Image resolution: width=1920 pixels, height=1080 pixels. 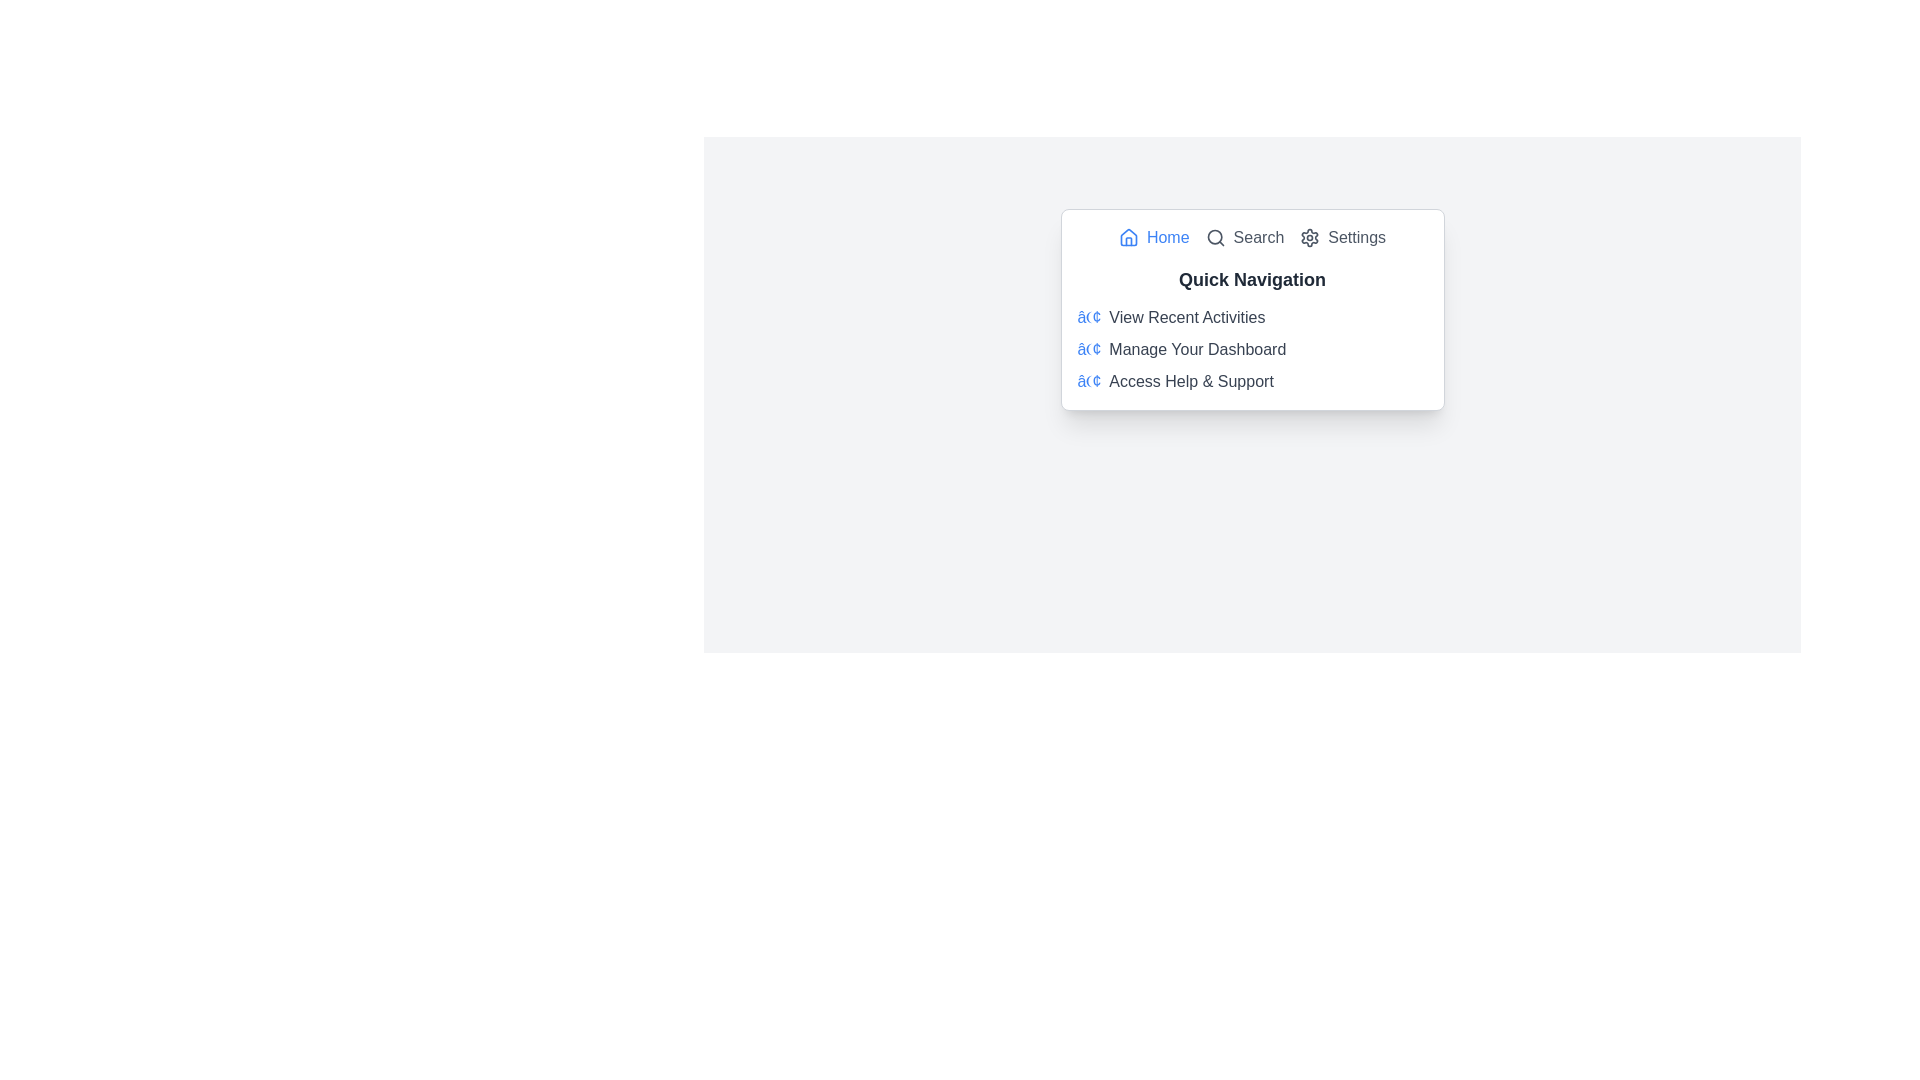 I want to click on the 'Quick Navigation' text label located at the top of the dropdown menu, which is styled in bold dark gray and serves as the header above the list of links, so click(x=1251, y=280).